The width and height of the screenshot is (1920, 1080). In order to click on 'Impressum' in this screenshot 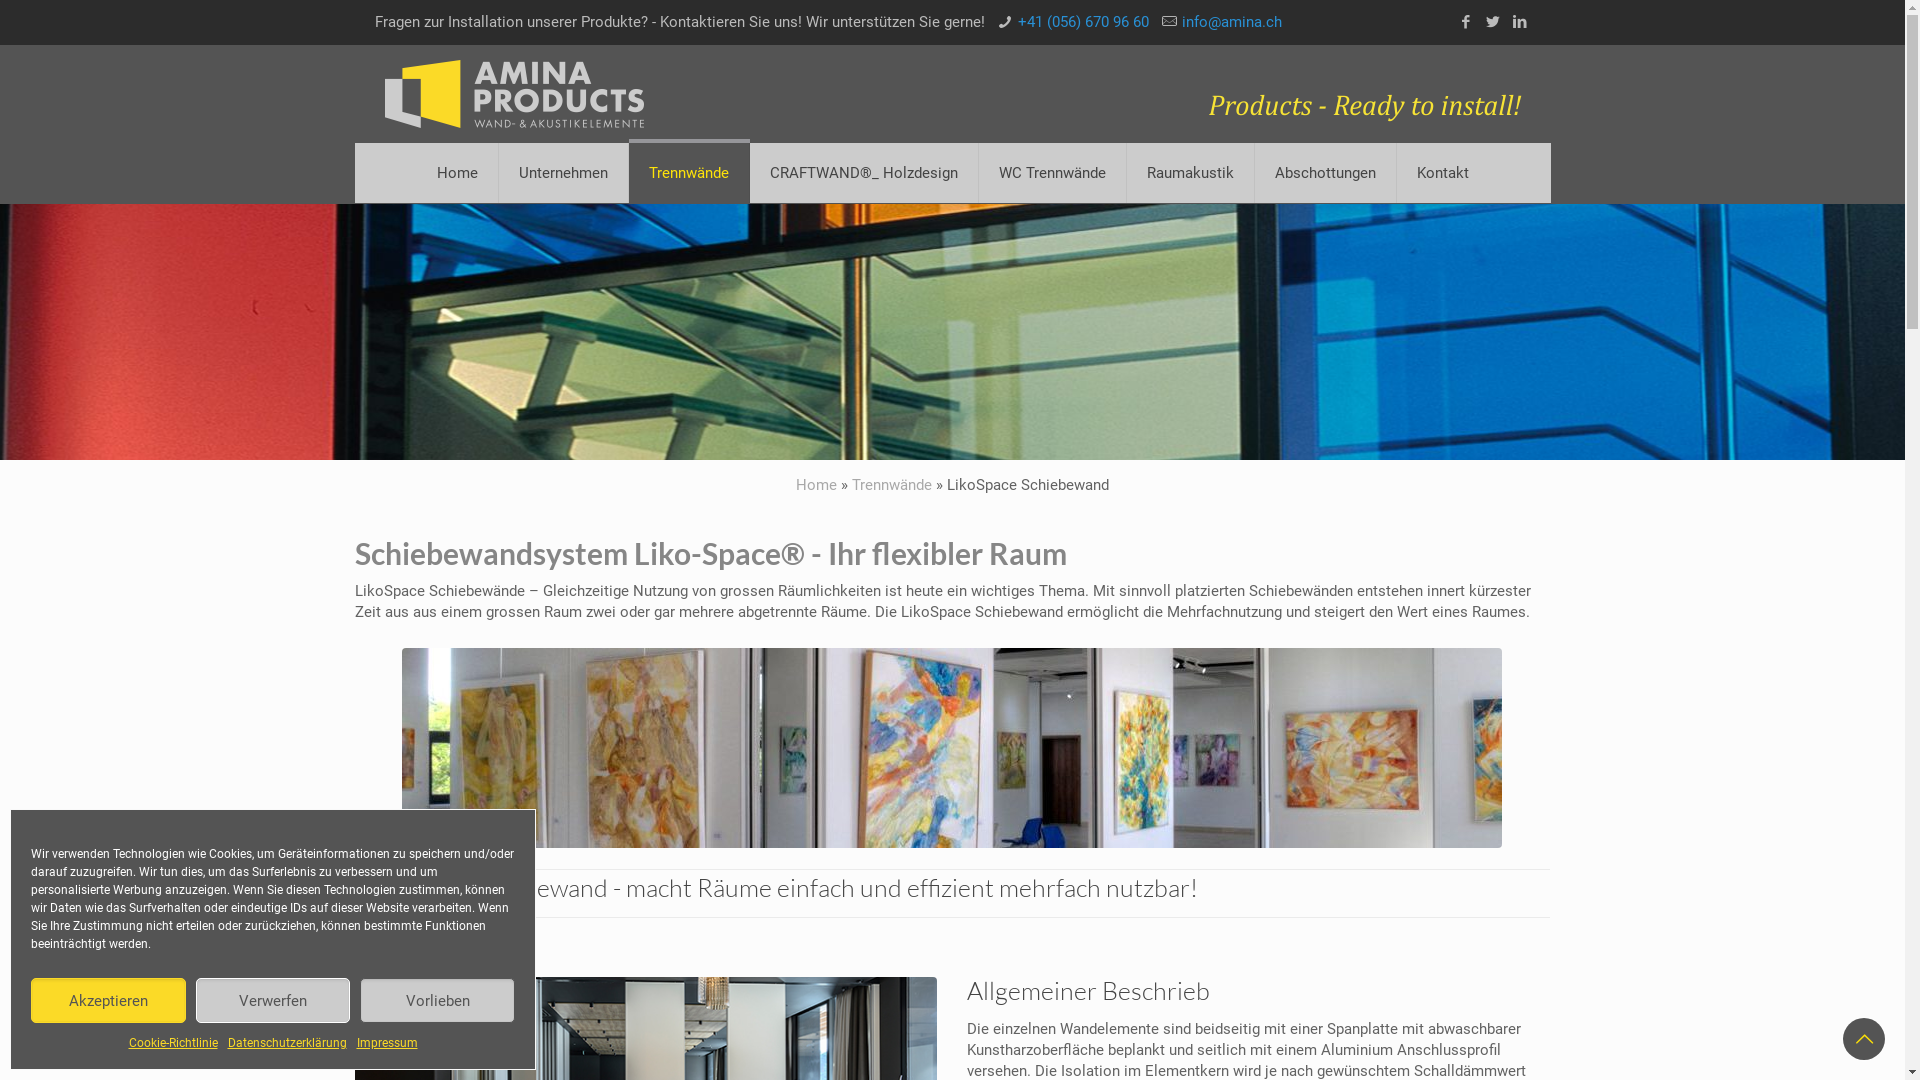, I will do `click(355, 1042)`.